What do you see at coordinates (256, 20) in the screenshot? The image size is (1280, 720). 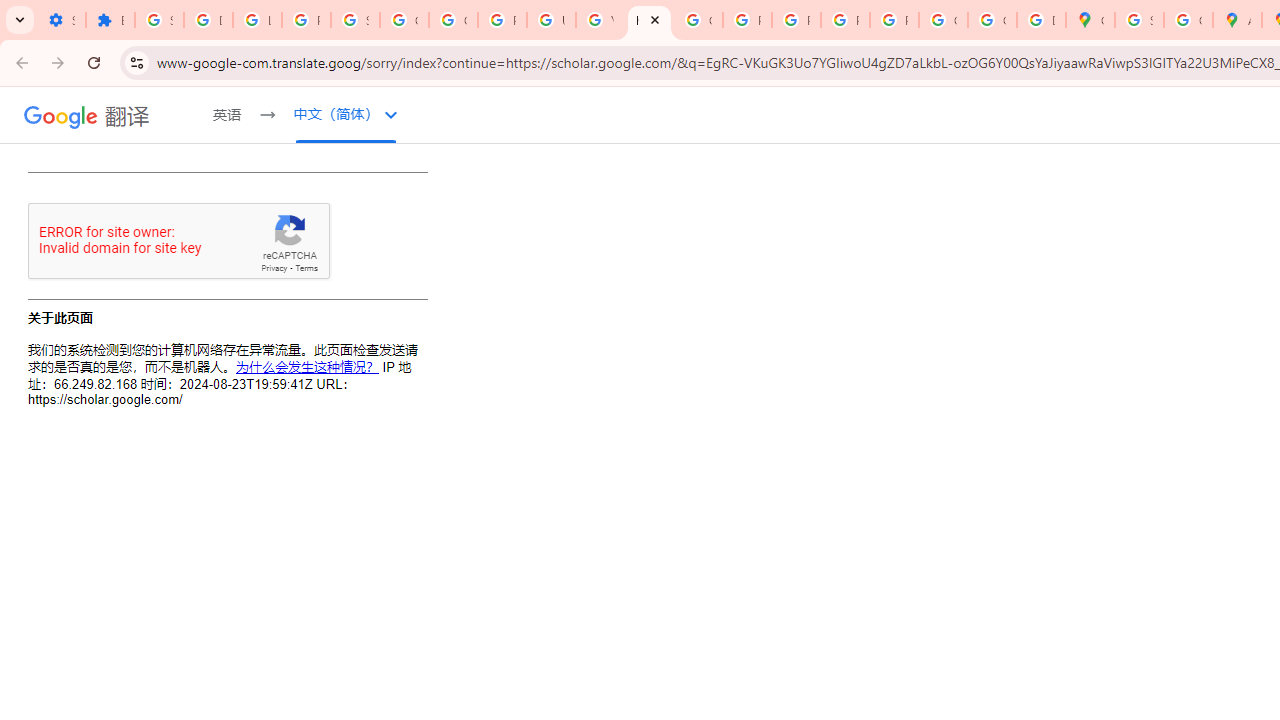 I see `'Learn how to find your photos - Google Photos Help'` at bounding box center [256, 20].